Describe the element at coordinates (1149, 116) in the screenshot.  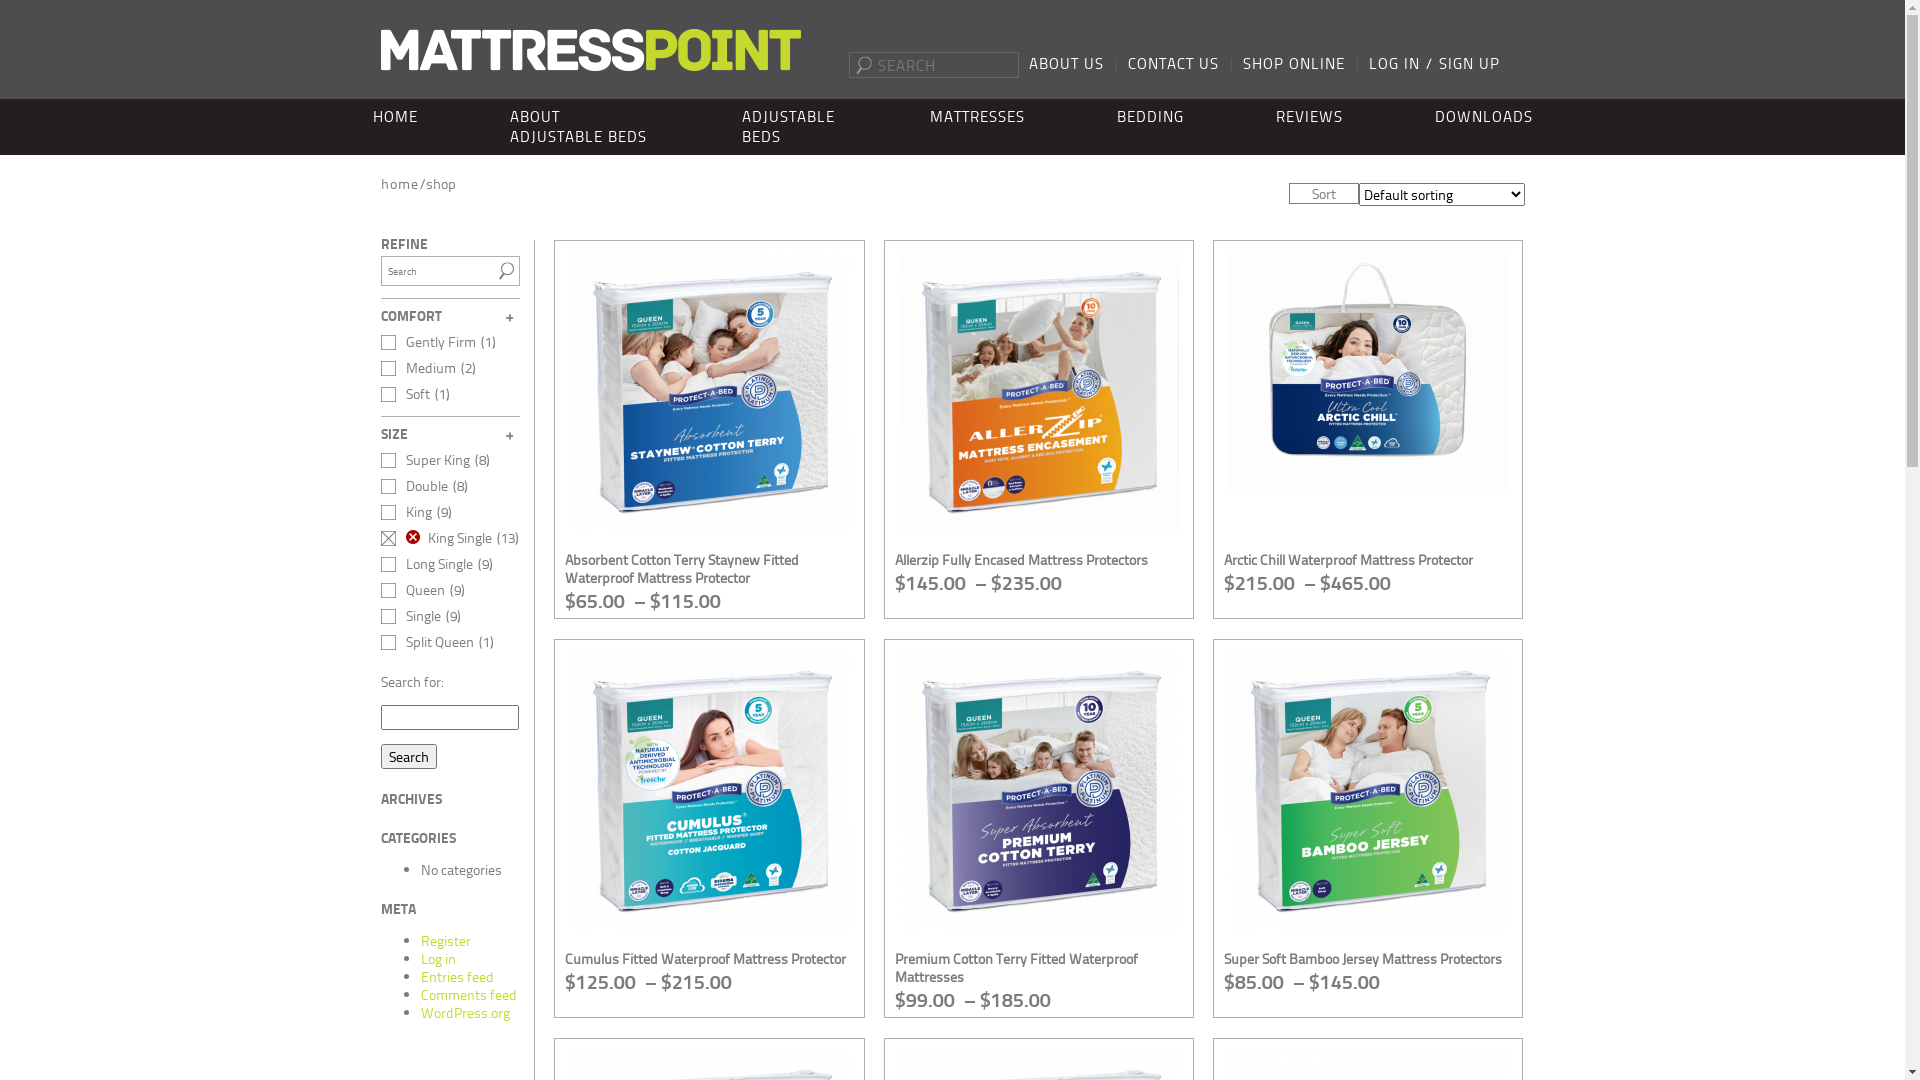
I see `'BEDDING'` at that location.